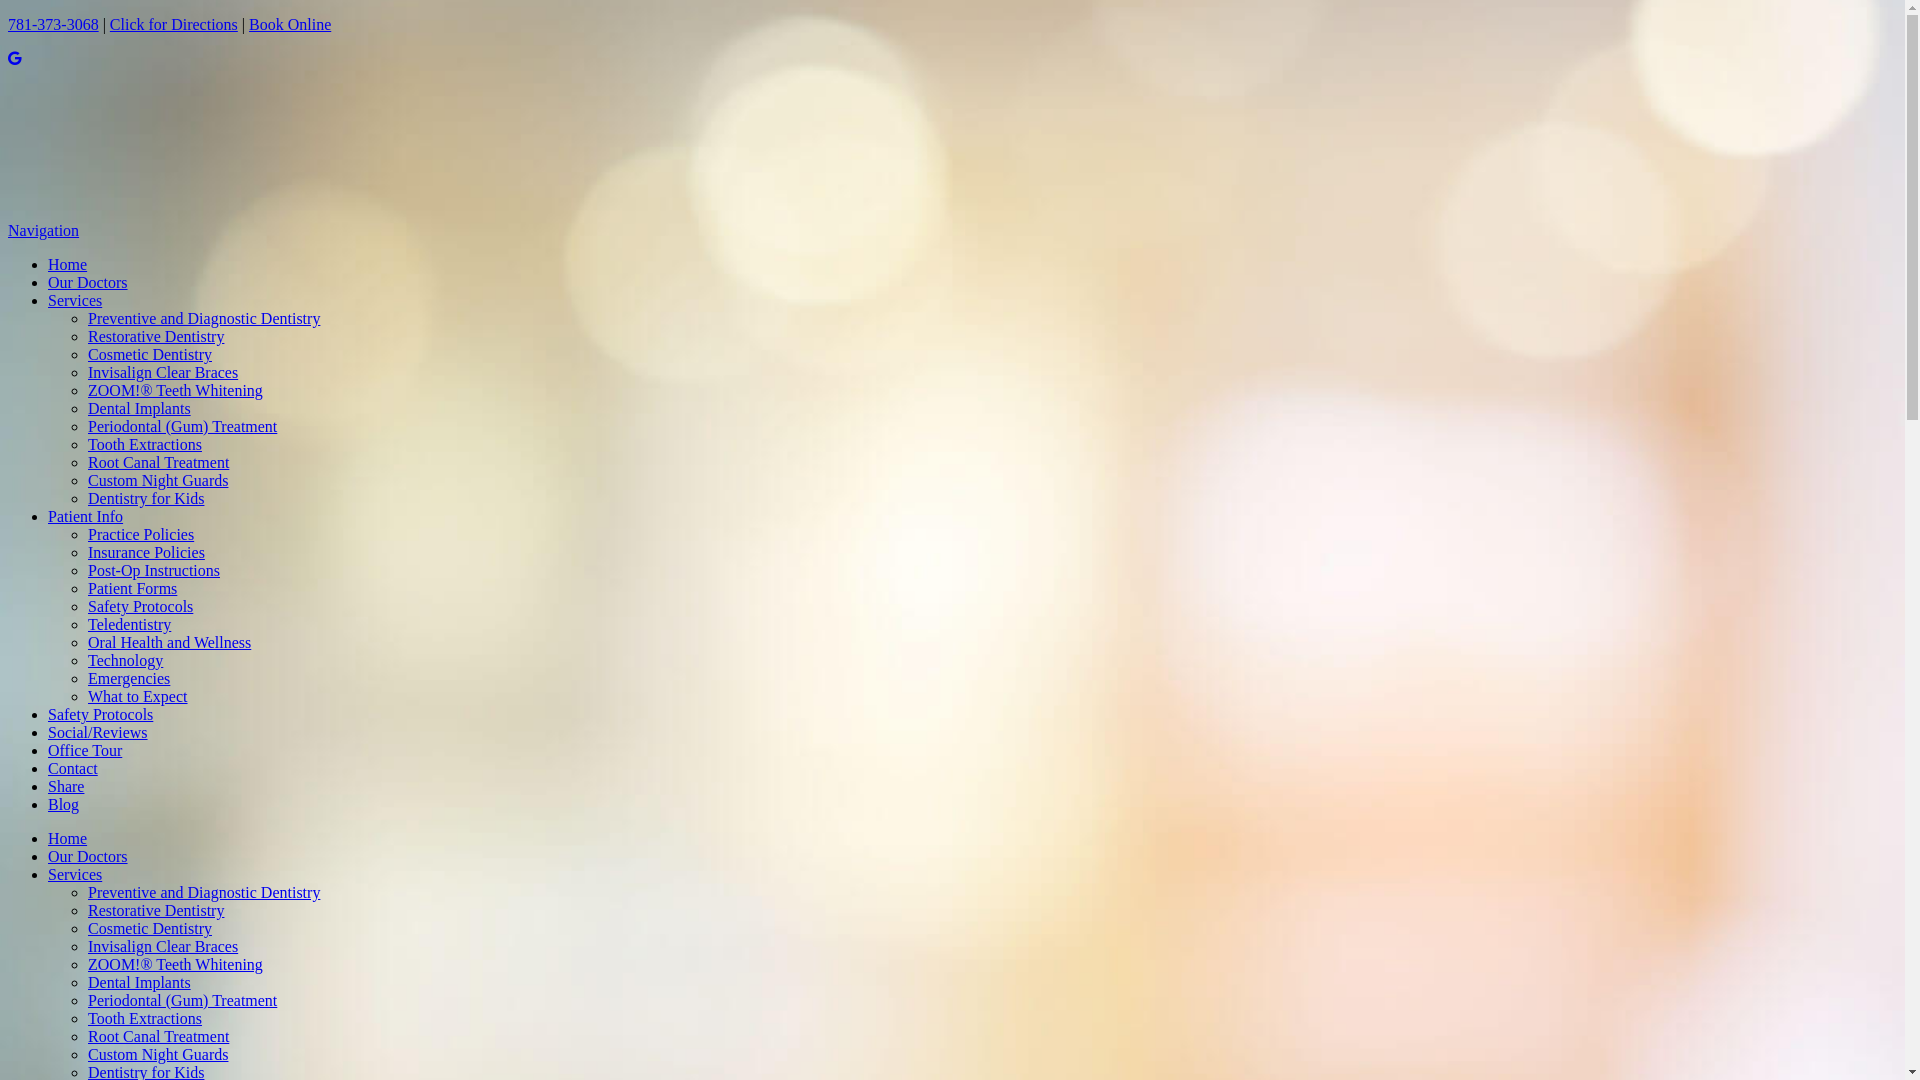 The height and width of the screenshot is (1080, 1920). Describe the element at coordinates (128, 677) in the screenshot. I see `'Emergencies'` at that location.